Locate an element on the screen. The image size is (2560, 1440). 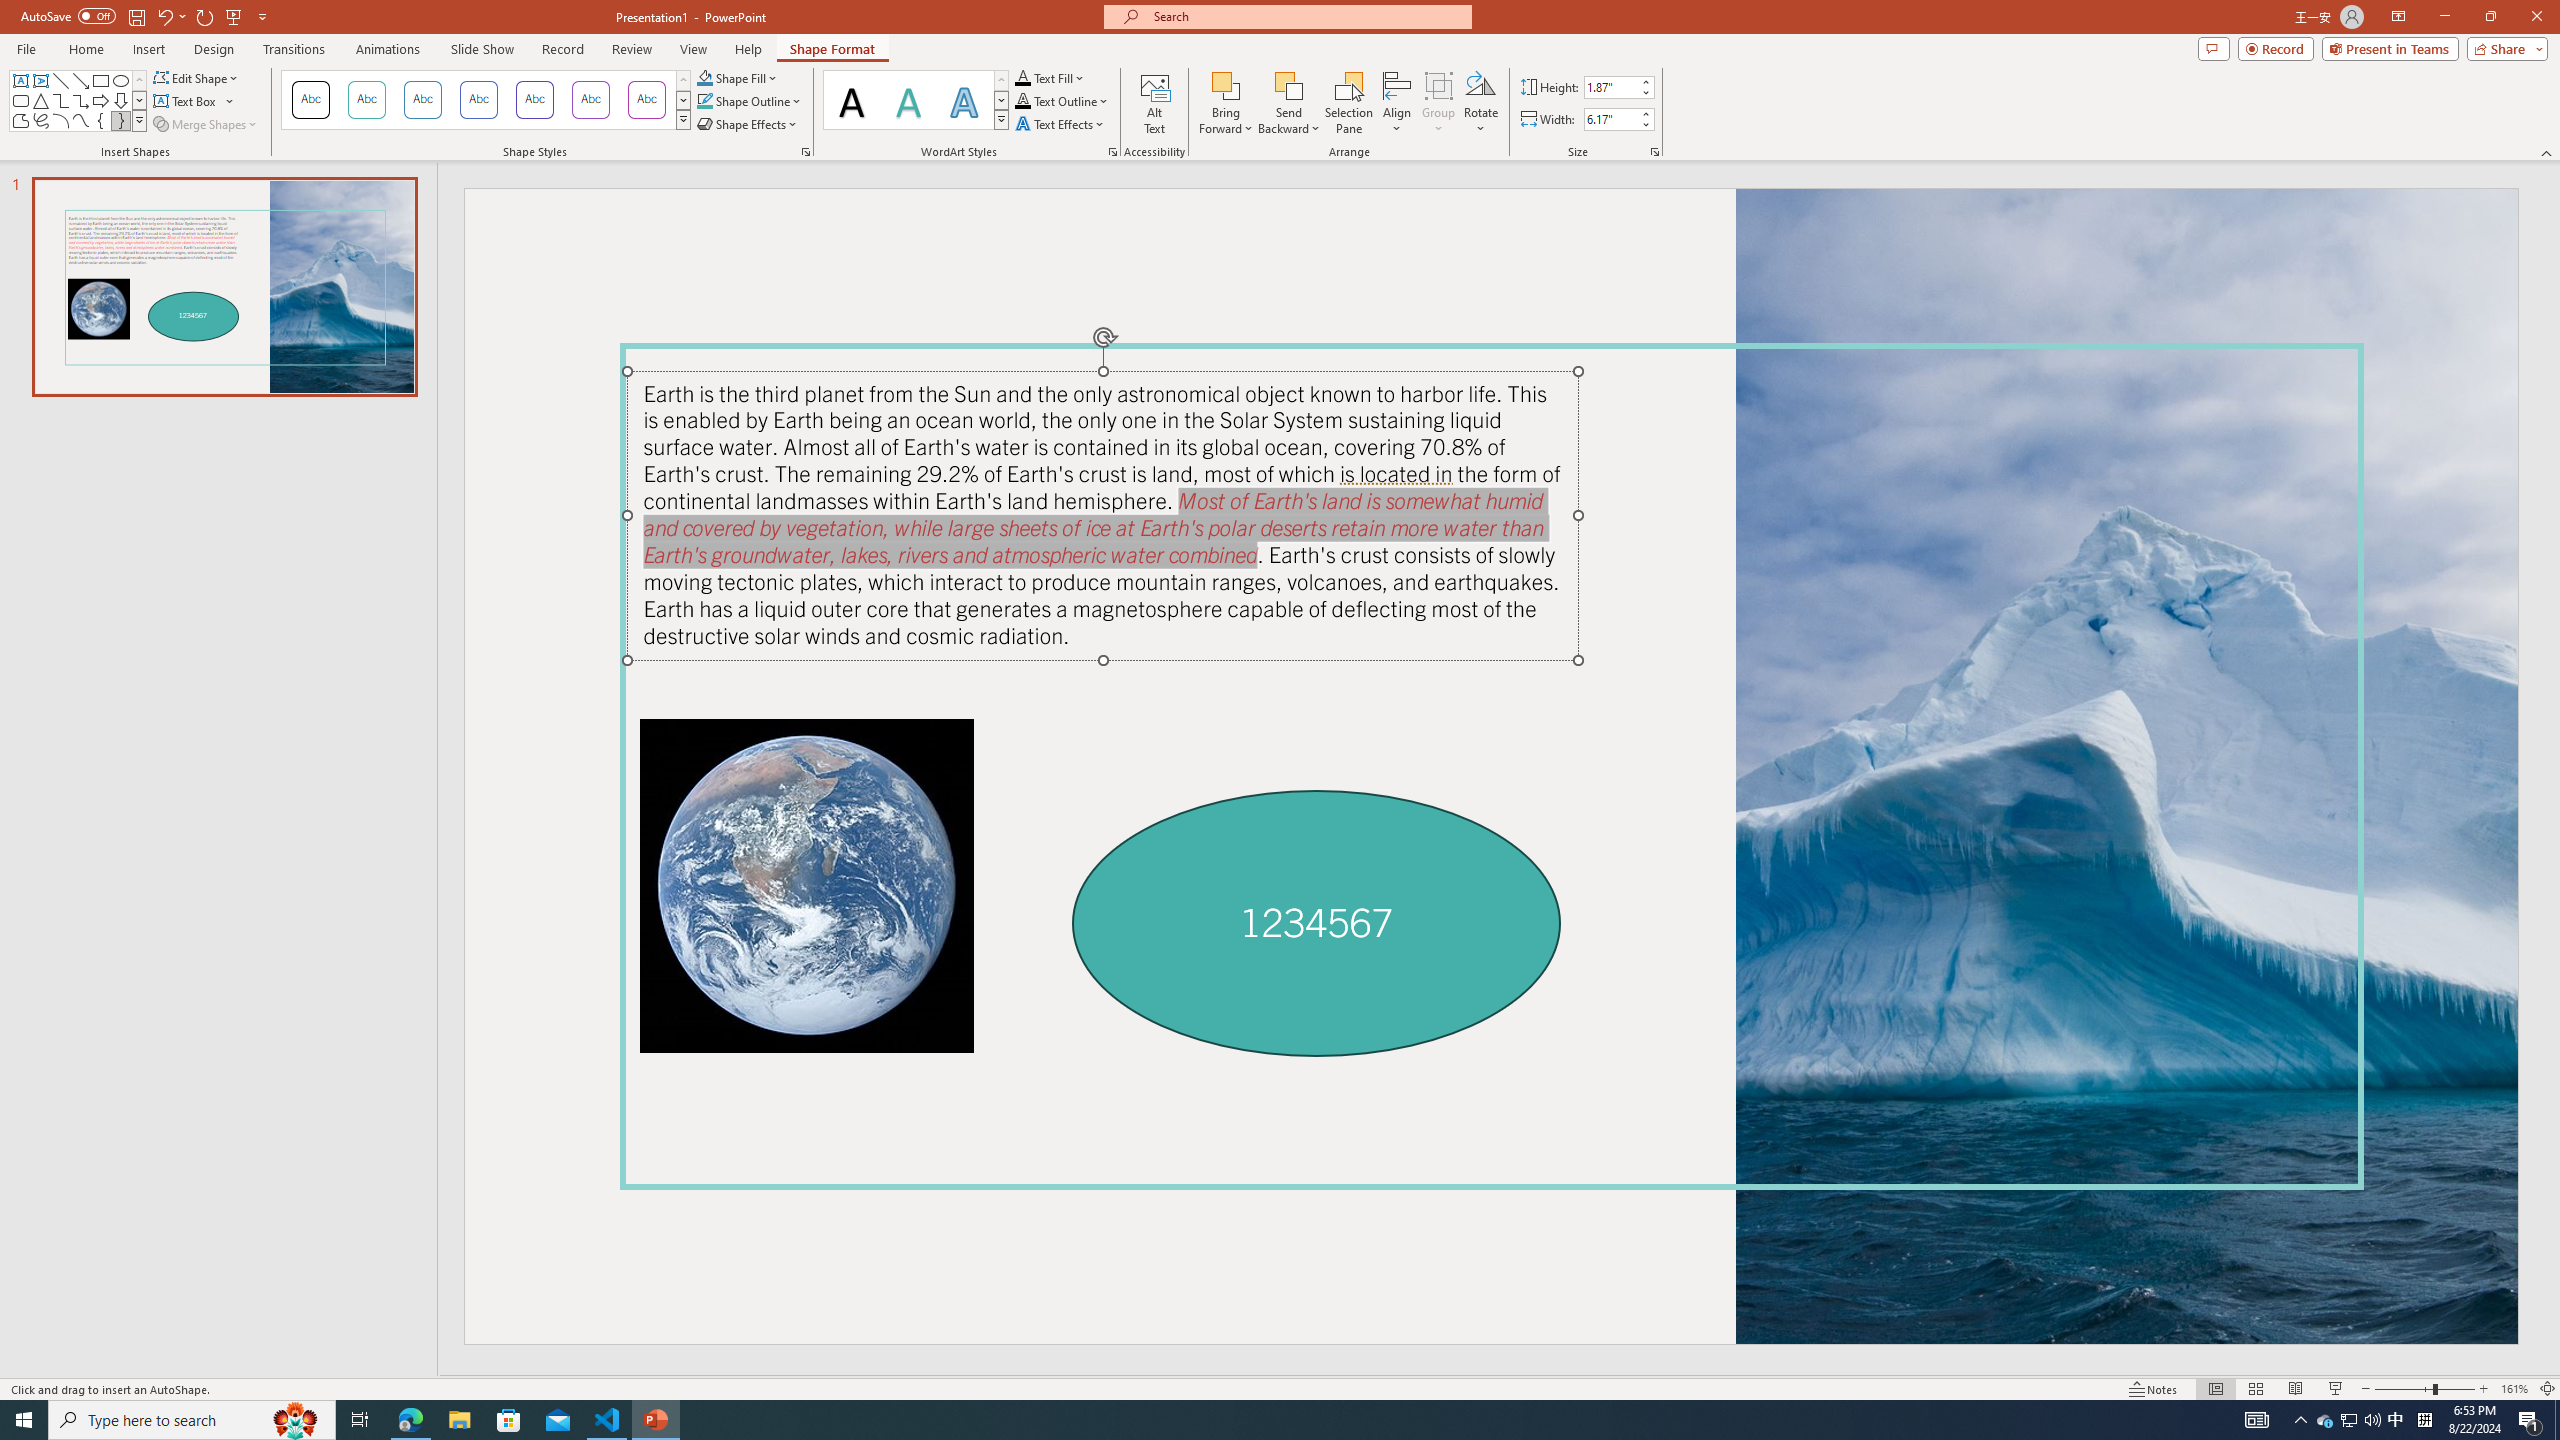
'Home' is located at coordinates (85, 49).